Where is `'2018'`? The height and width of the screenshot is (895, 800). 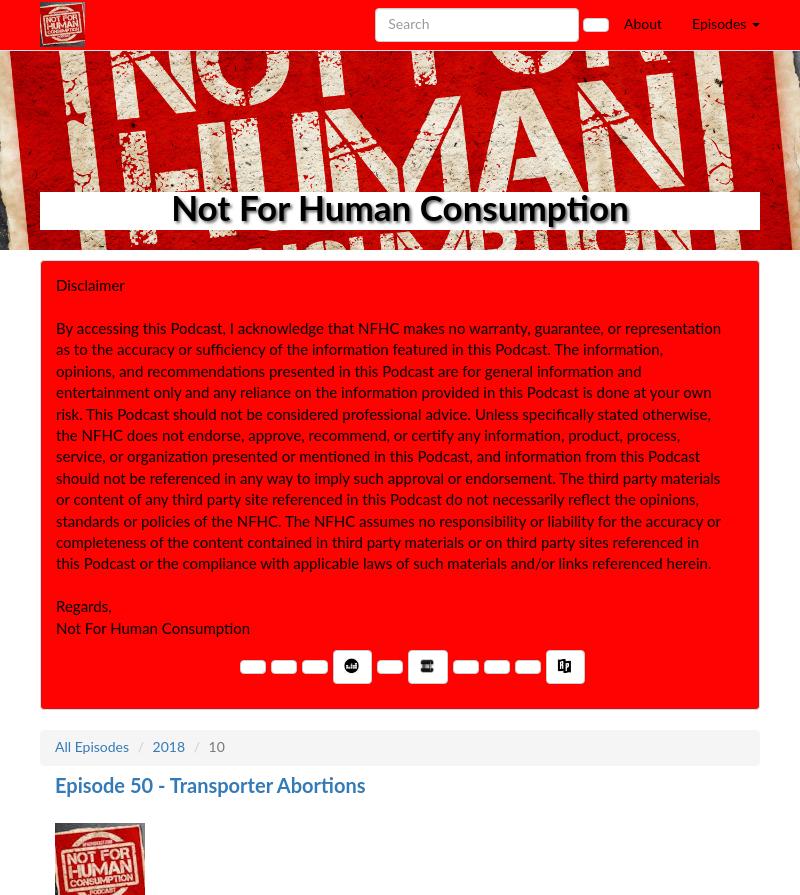 '2018' is located at coordinates (167, 747).